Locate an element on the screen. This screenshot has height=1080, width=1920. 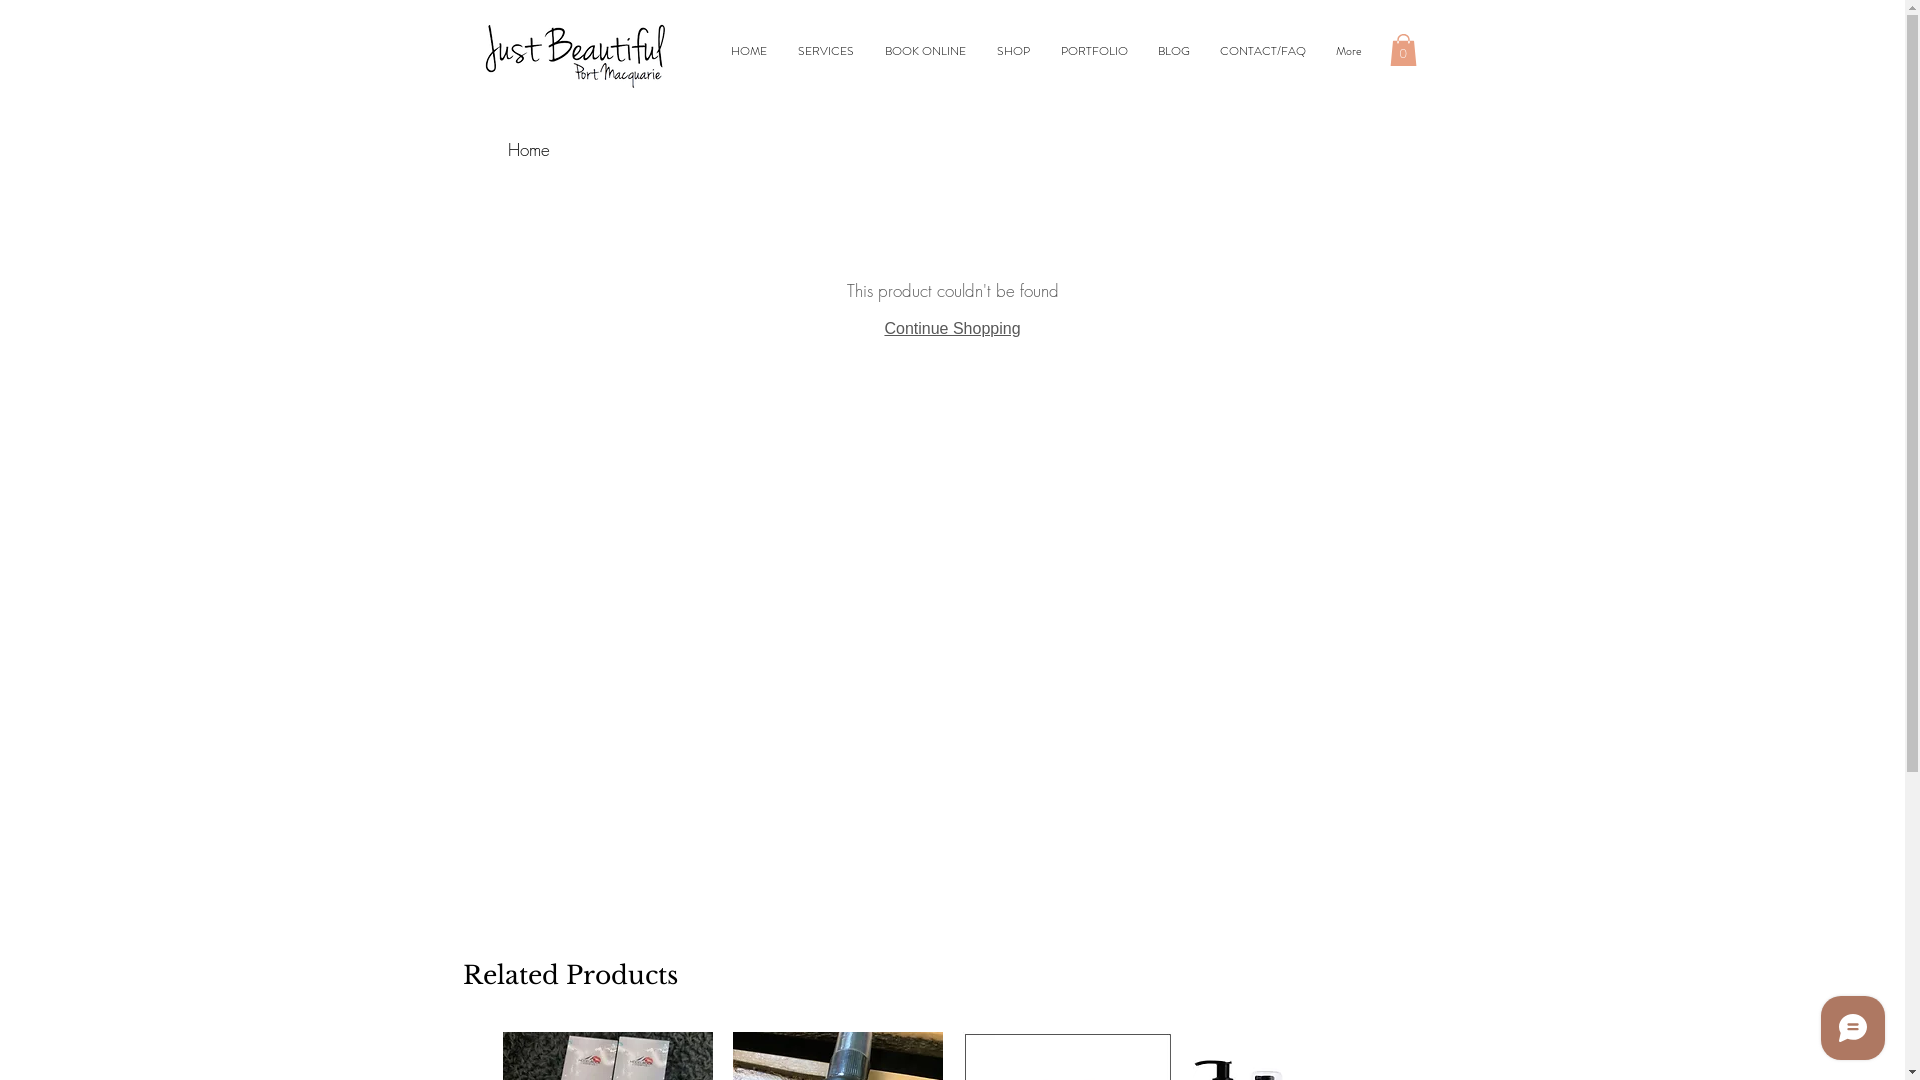
'BLOG' is located at coordinates (1172, 49).